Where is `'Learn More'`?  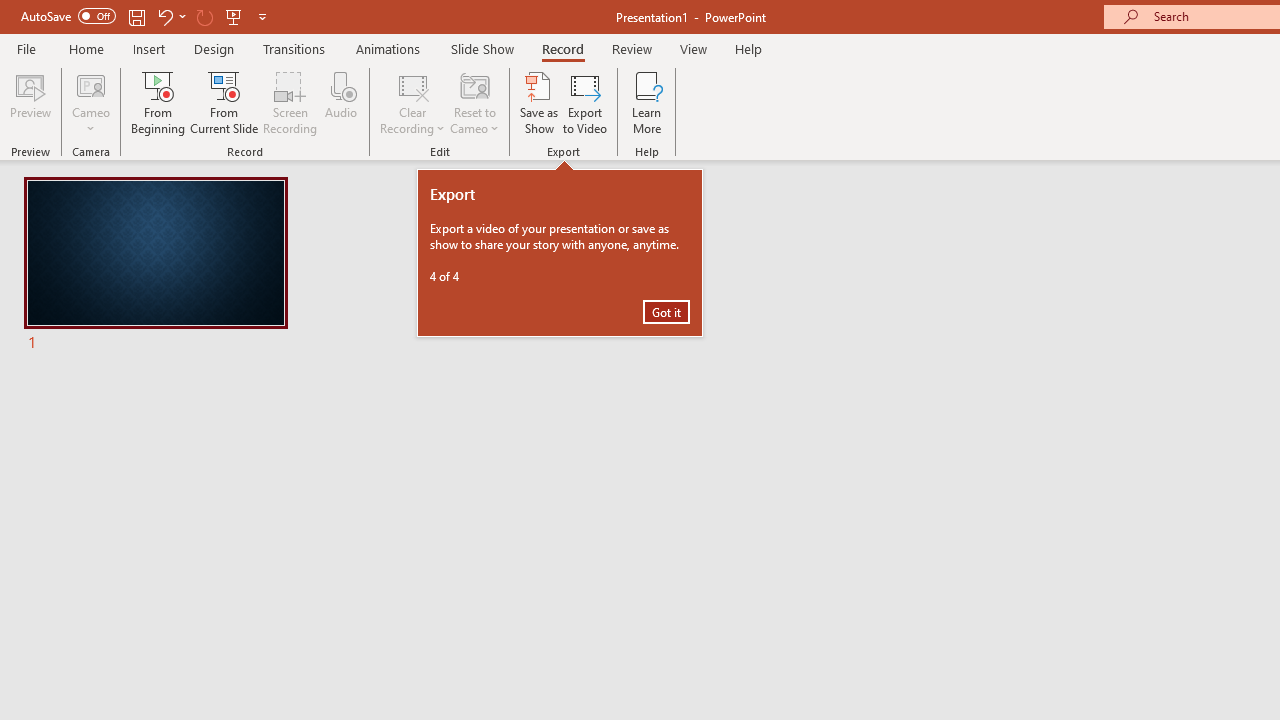
'Learn More' is located at coordinates (647, 103).